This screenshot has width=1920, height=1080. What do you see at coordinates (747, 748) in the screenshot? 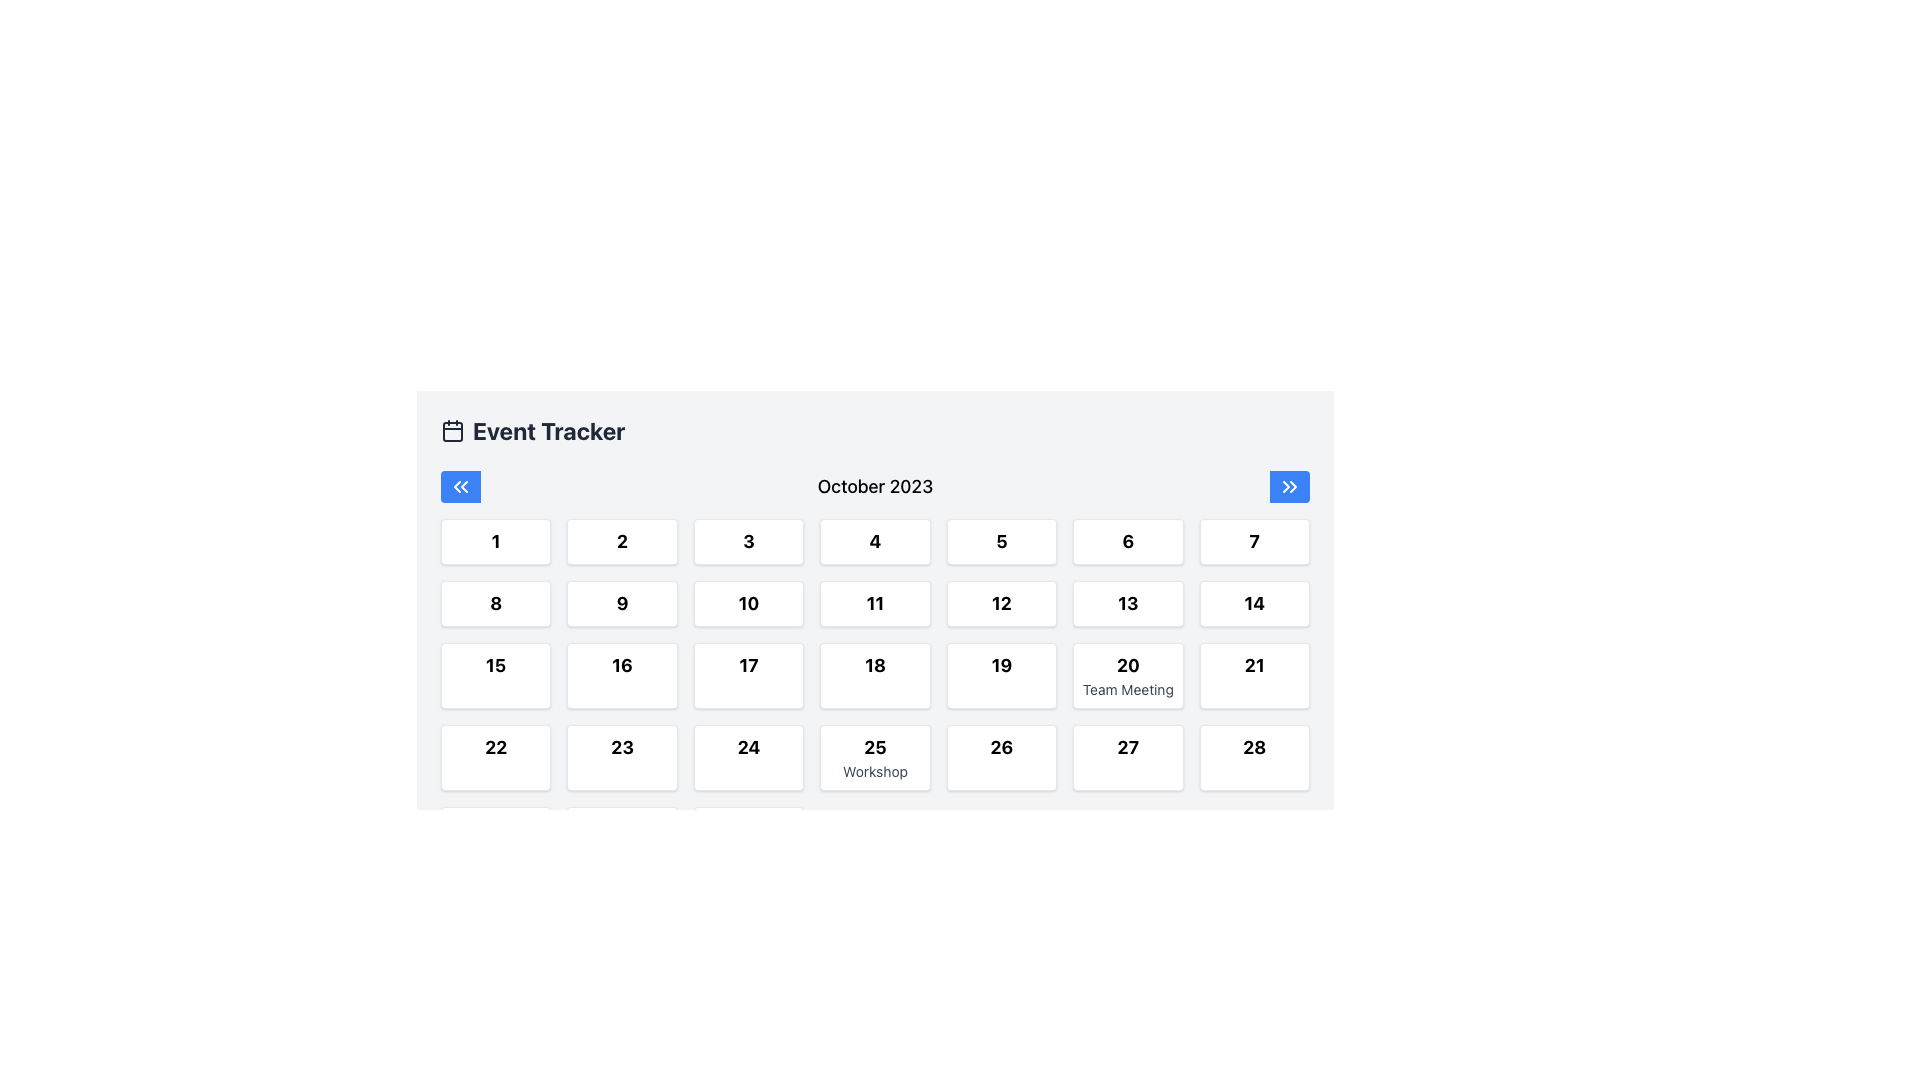
I see `the text label representing the date 24 on the calendar` at bounding box center [747, 748].